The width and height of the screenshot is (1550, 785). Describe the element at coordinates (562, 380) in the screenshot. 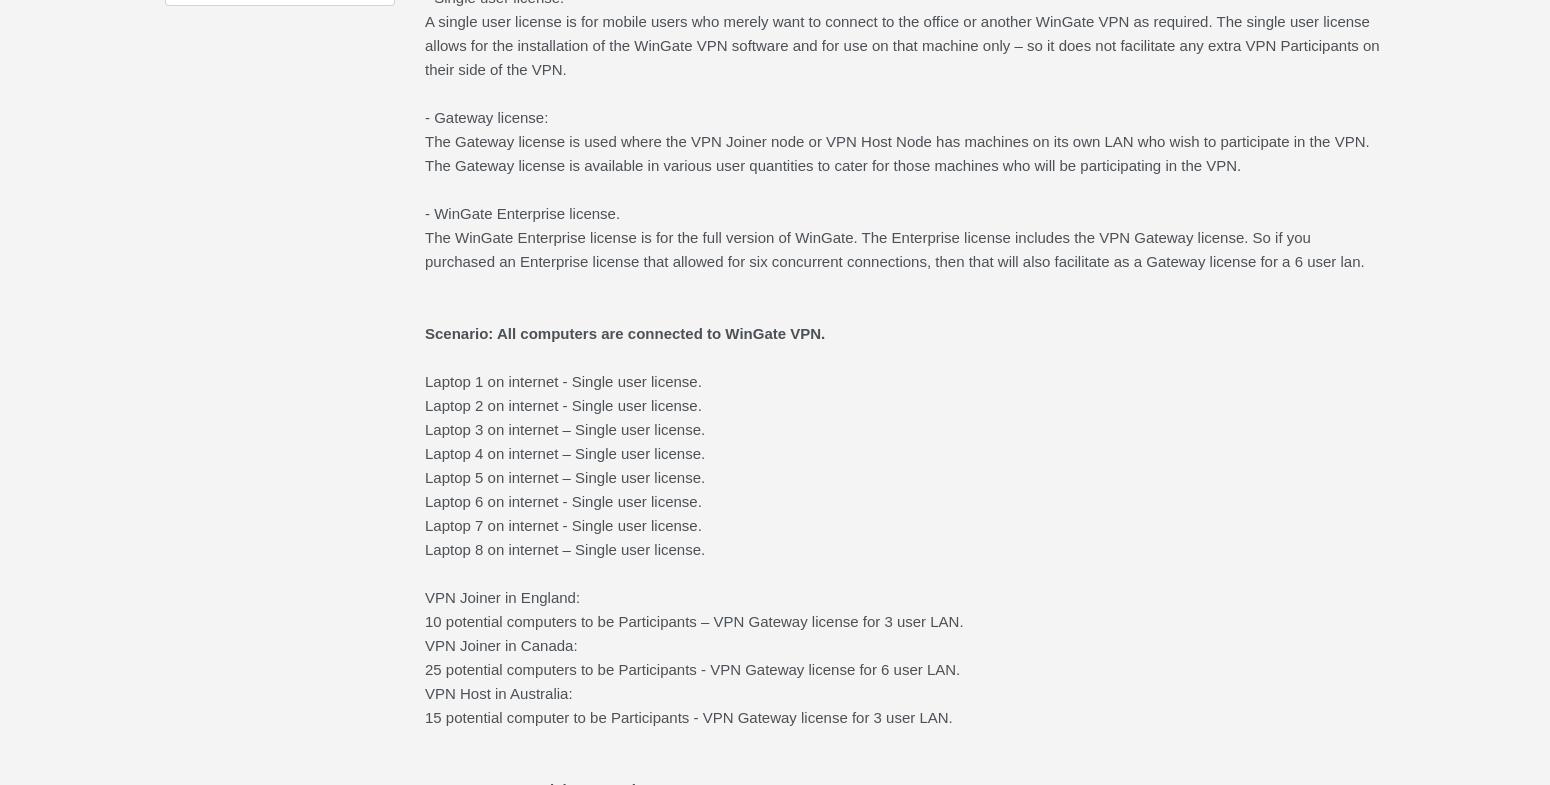

I see `'Laptop 1 on internet - Single user license.'` at that location.